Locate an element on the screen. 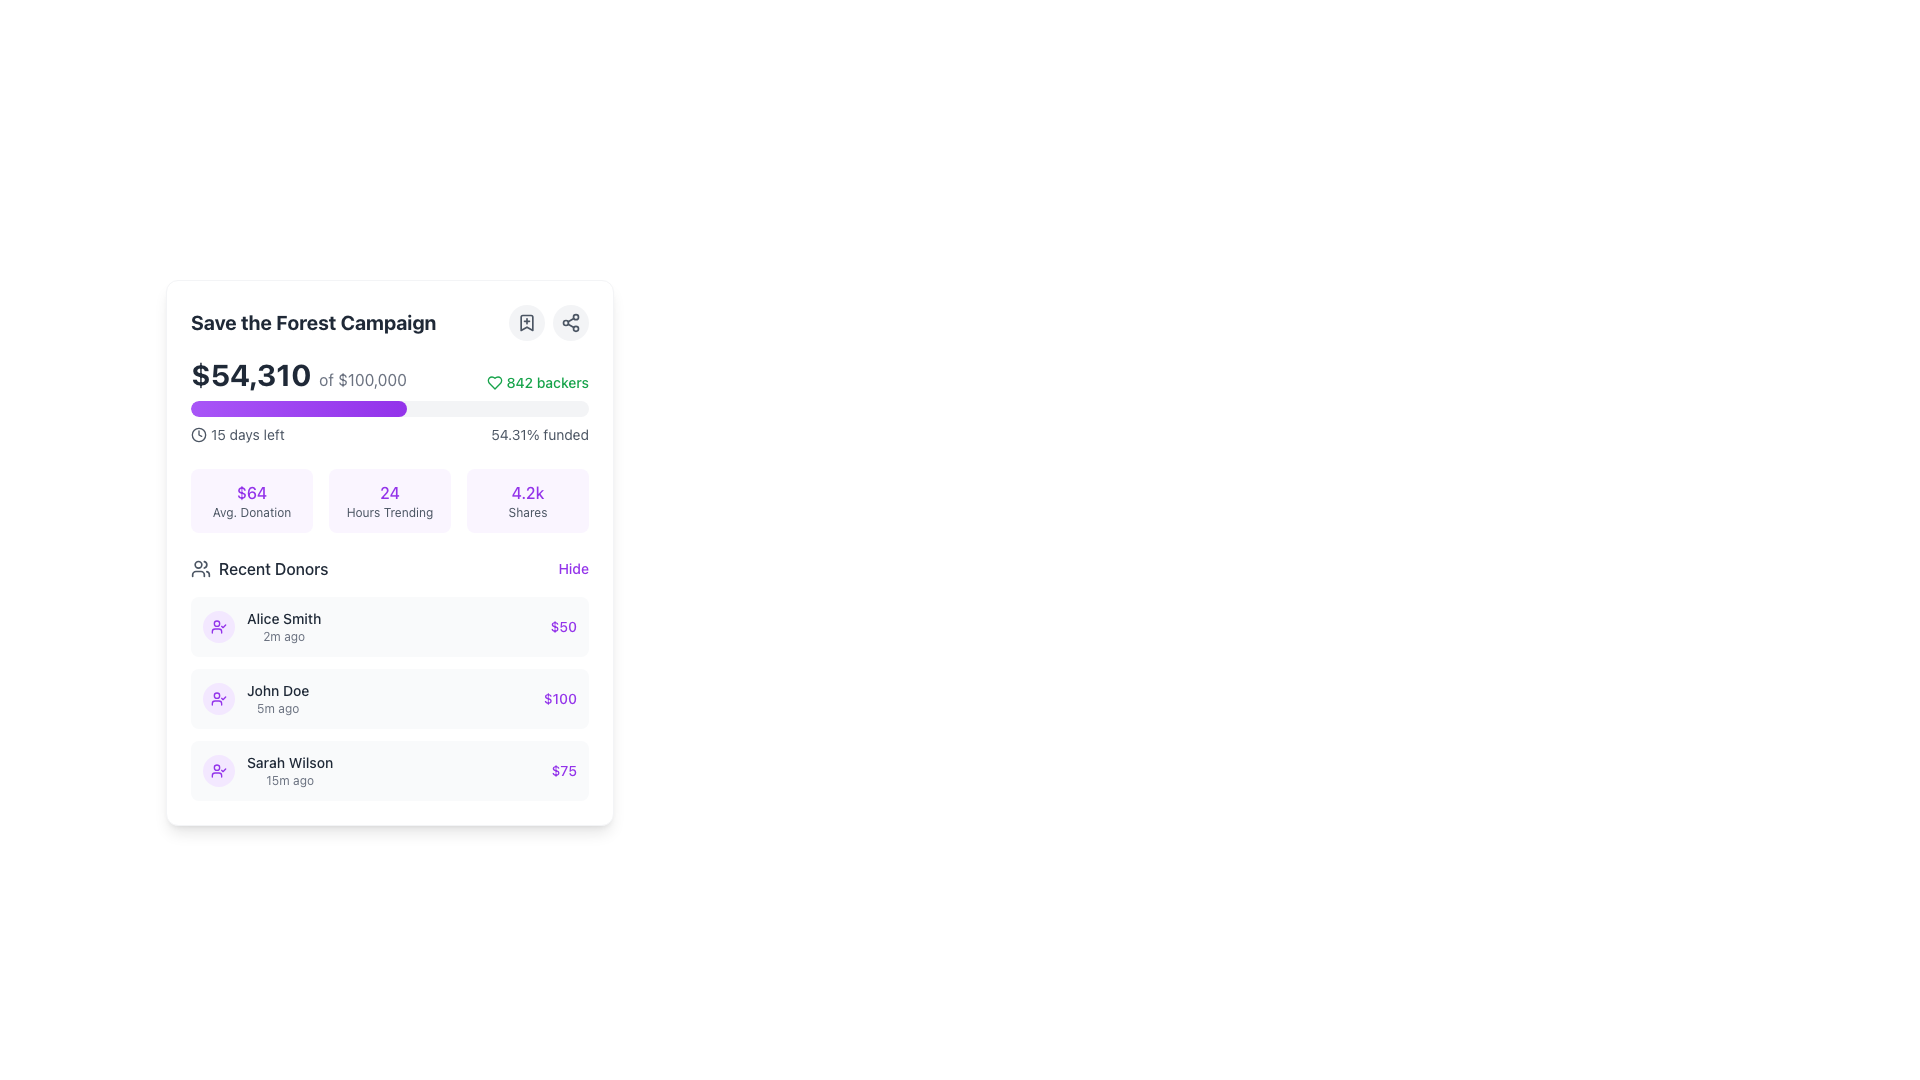 This screenshot has height=1080, width=1920. the text label displaying the name 'John Doe' in medium black font, located under the 'Recent Donors' section is located at coordinates (277, 689).